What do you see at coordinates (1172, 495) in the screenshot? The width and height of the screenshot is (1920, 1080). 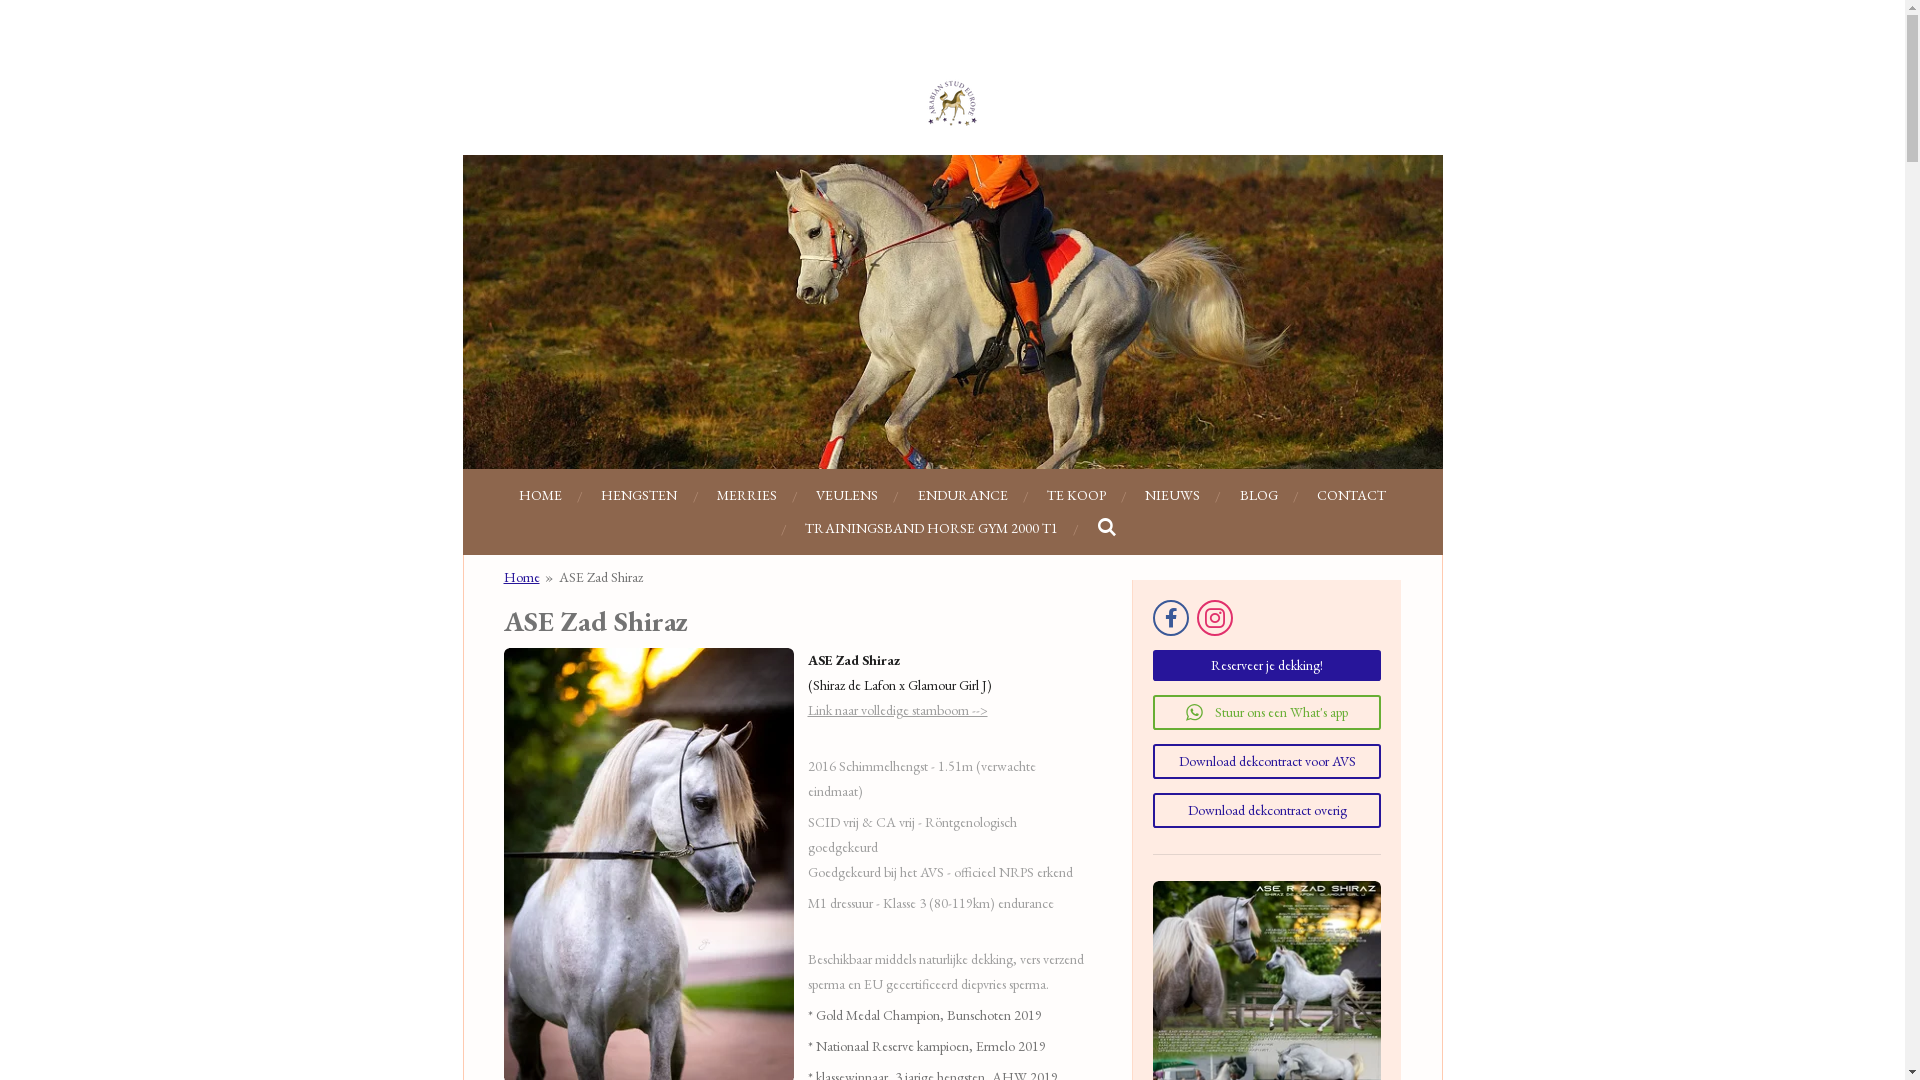 I see `'NIEUWS'` at bounding box center [1172, 495].